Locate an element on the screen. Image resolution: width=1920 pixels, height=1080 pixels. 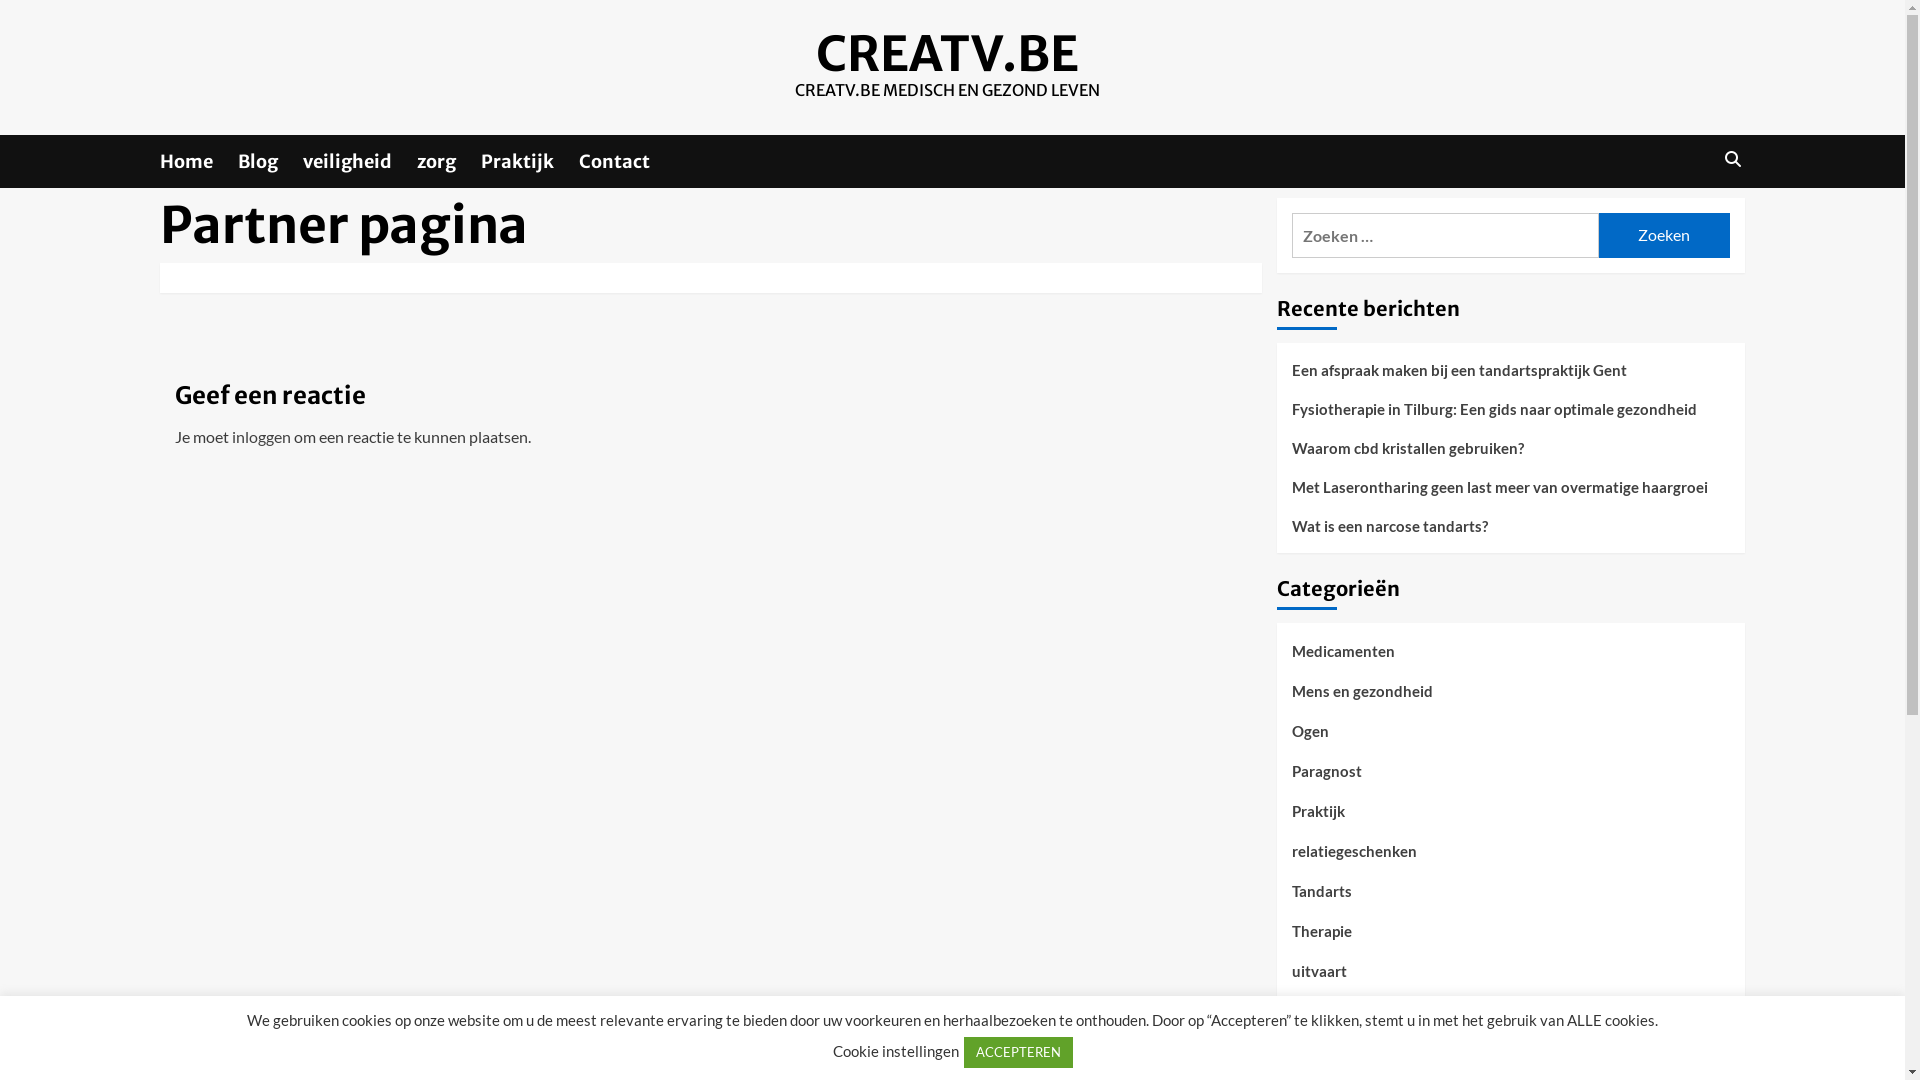
'Mens en gezondheid' is located at coordinates (1361, 697).